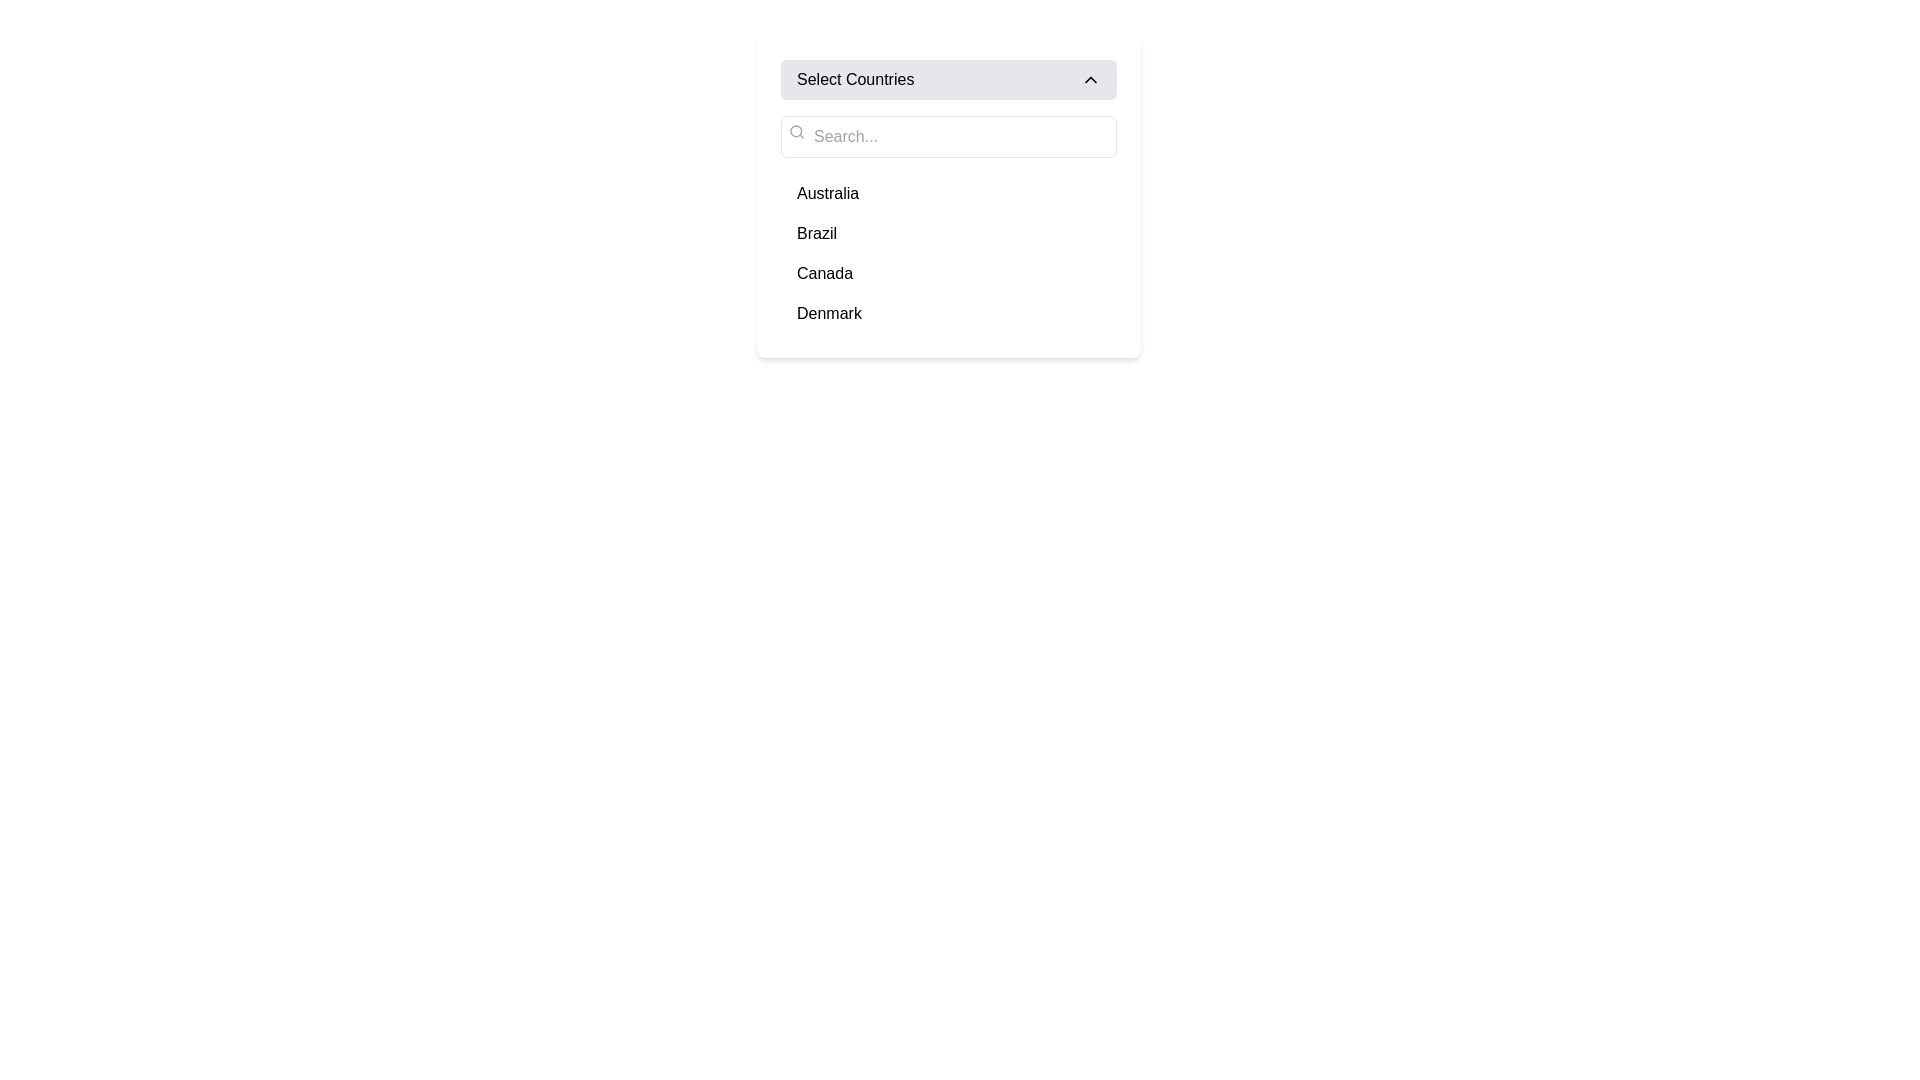 The height and width of the screenshot is (1080, 1920). I want to click on the 'Australia' text item in the dropdown menu, so click(828, 193).